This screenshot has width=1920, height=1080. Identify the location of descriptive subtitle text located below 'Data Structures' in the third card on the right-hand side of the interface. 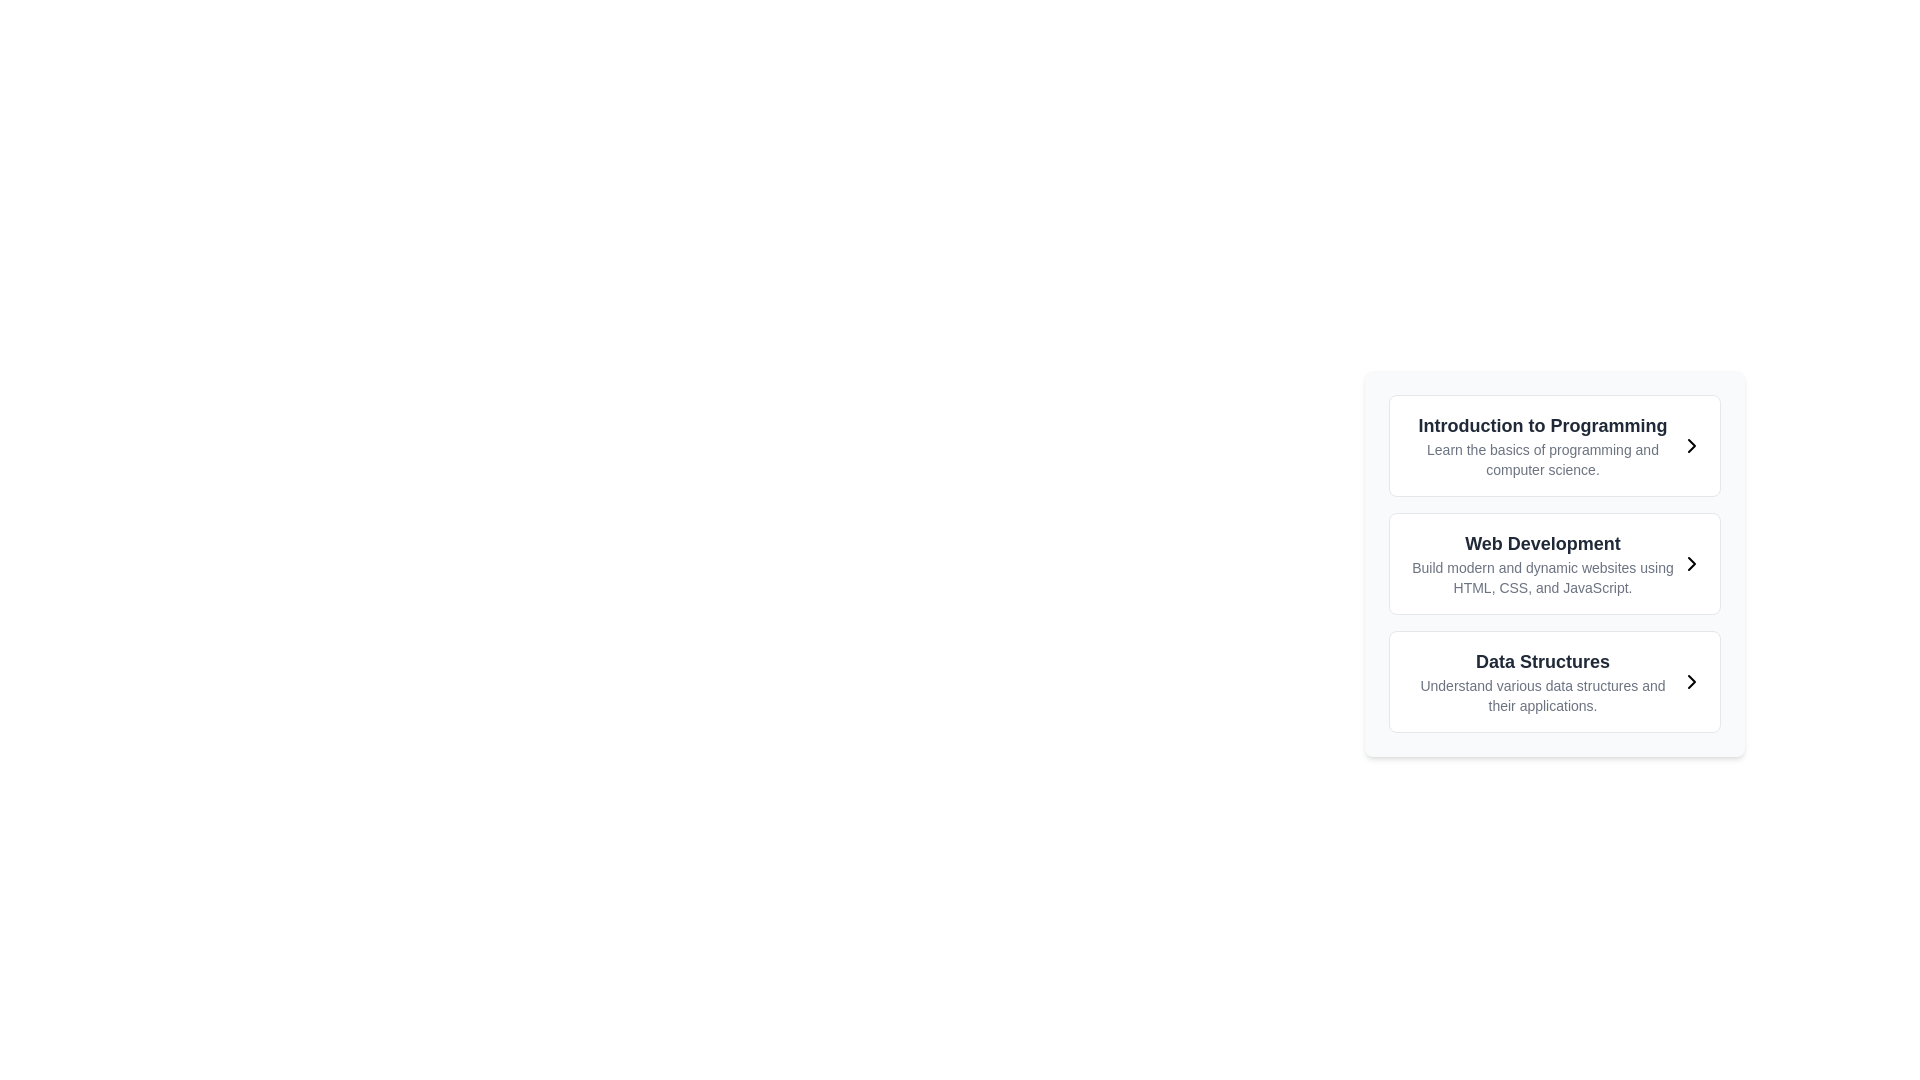
(1541, 694).